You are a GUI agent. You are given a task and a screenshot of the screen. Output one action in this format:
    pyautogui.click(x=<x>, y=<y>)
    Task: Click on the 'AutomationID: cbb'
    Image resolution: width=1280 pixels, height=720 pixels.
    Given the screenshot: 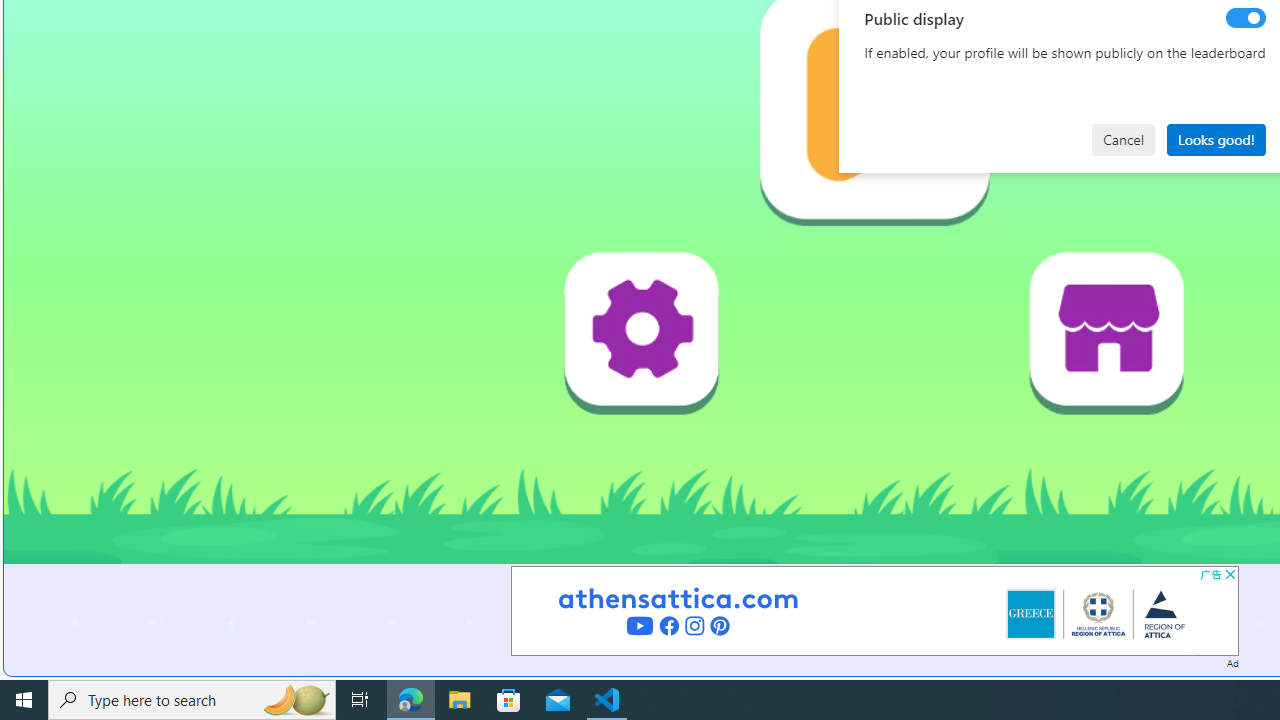 What is the action you would take?
    pyautogui.click(x=1229, y=574)
    